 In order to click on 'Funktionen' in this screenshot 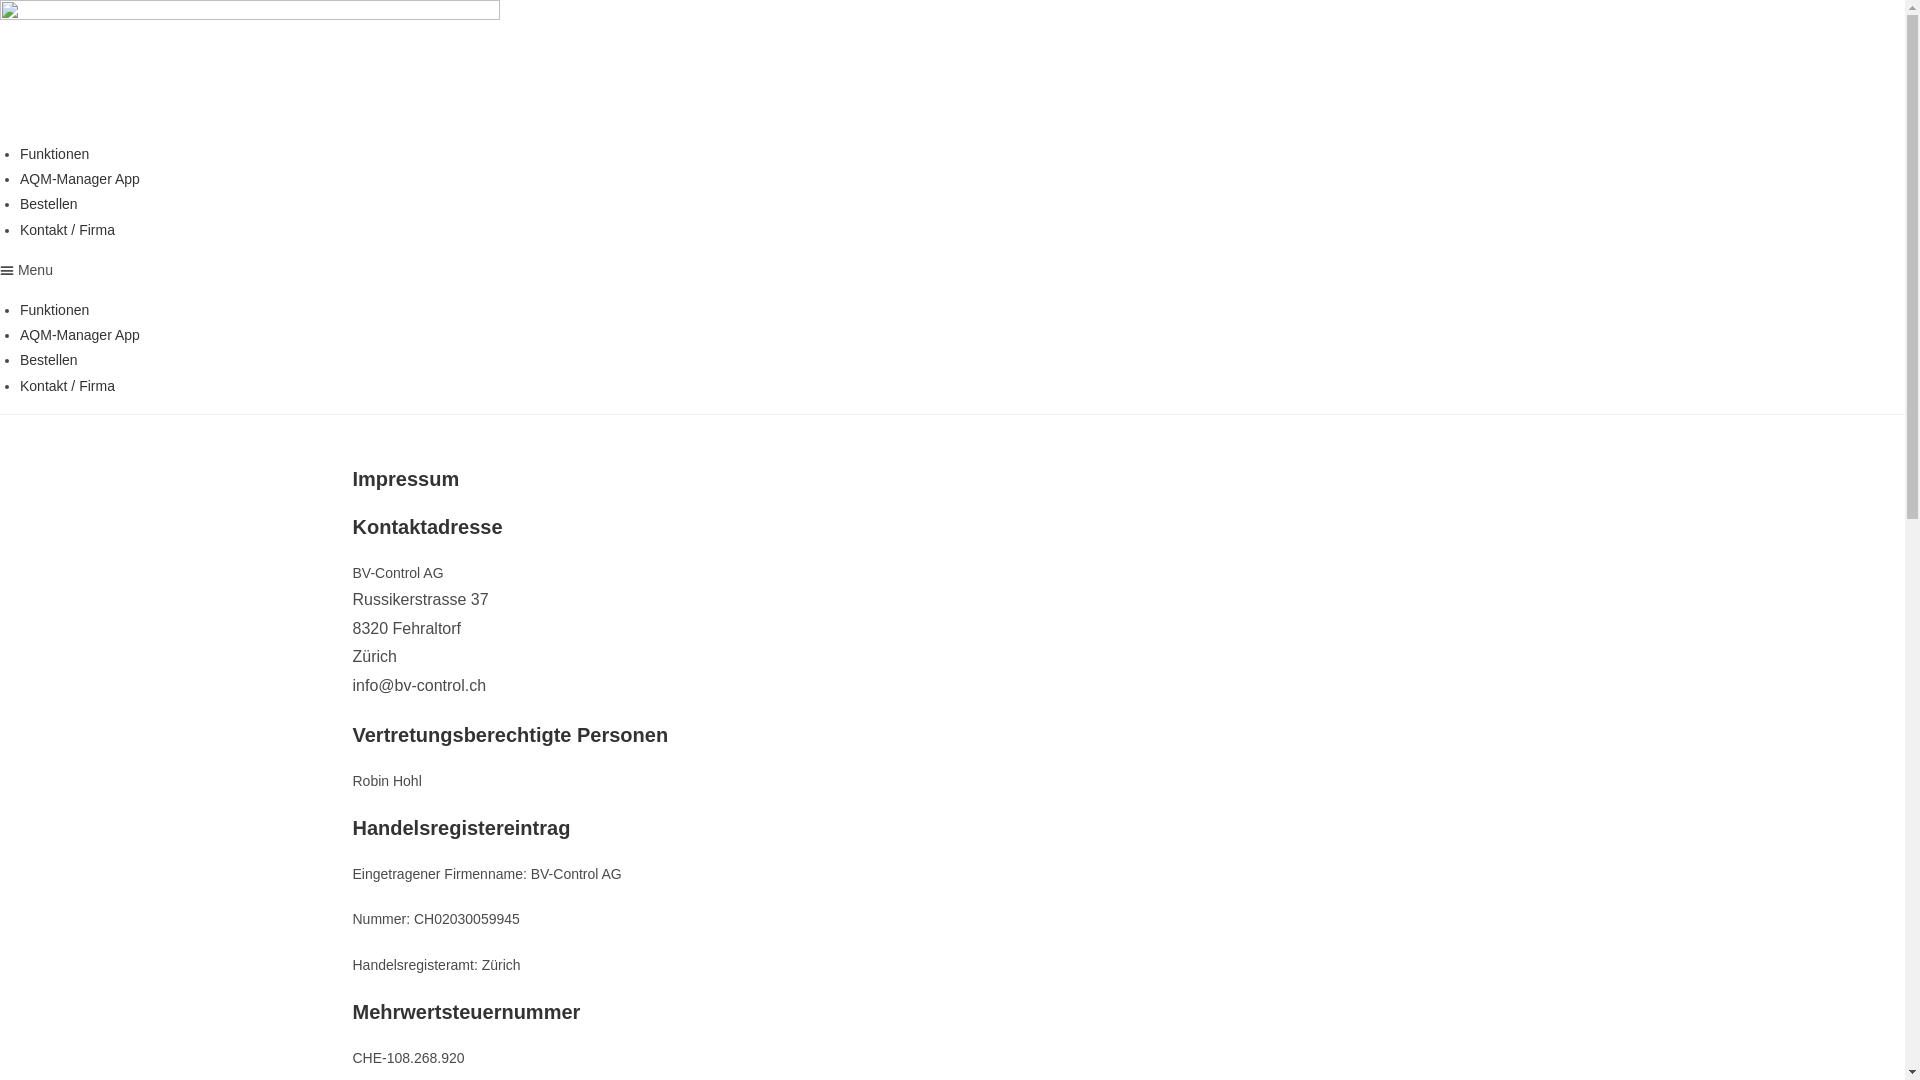, I will do `click(54, 309)`.